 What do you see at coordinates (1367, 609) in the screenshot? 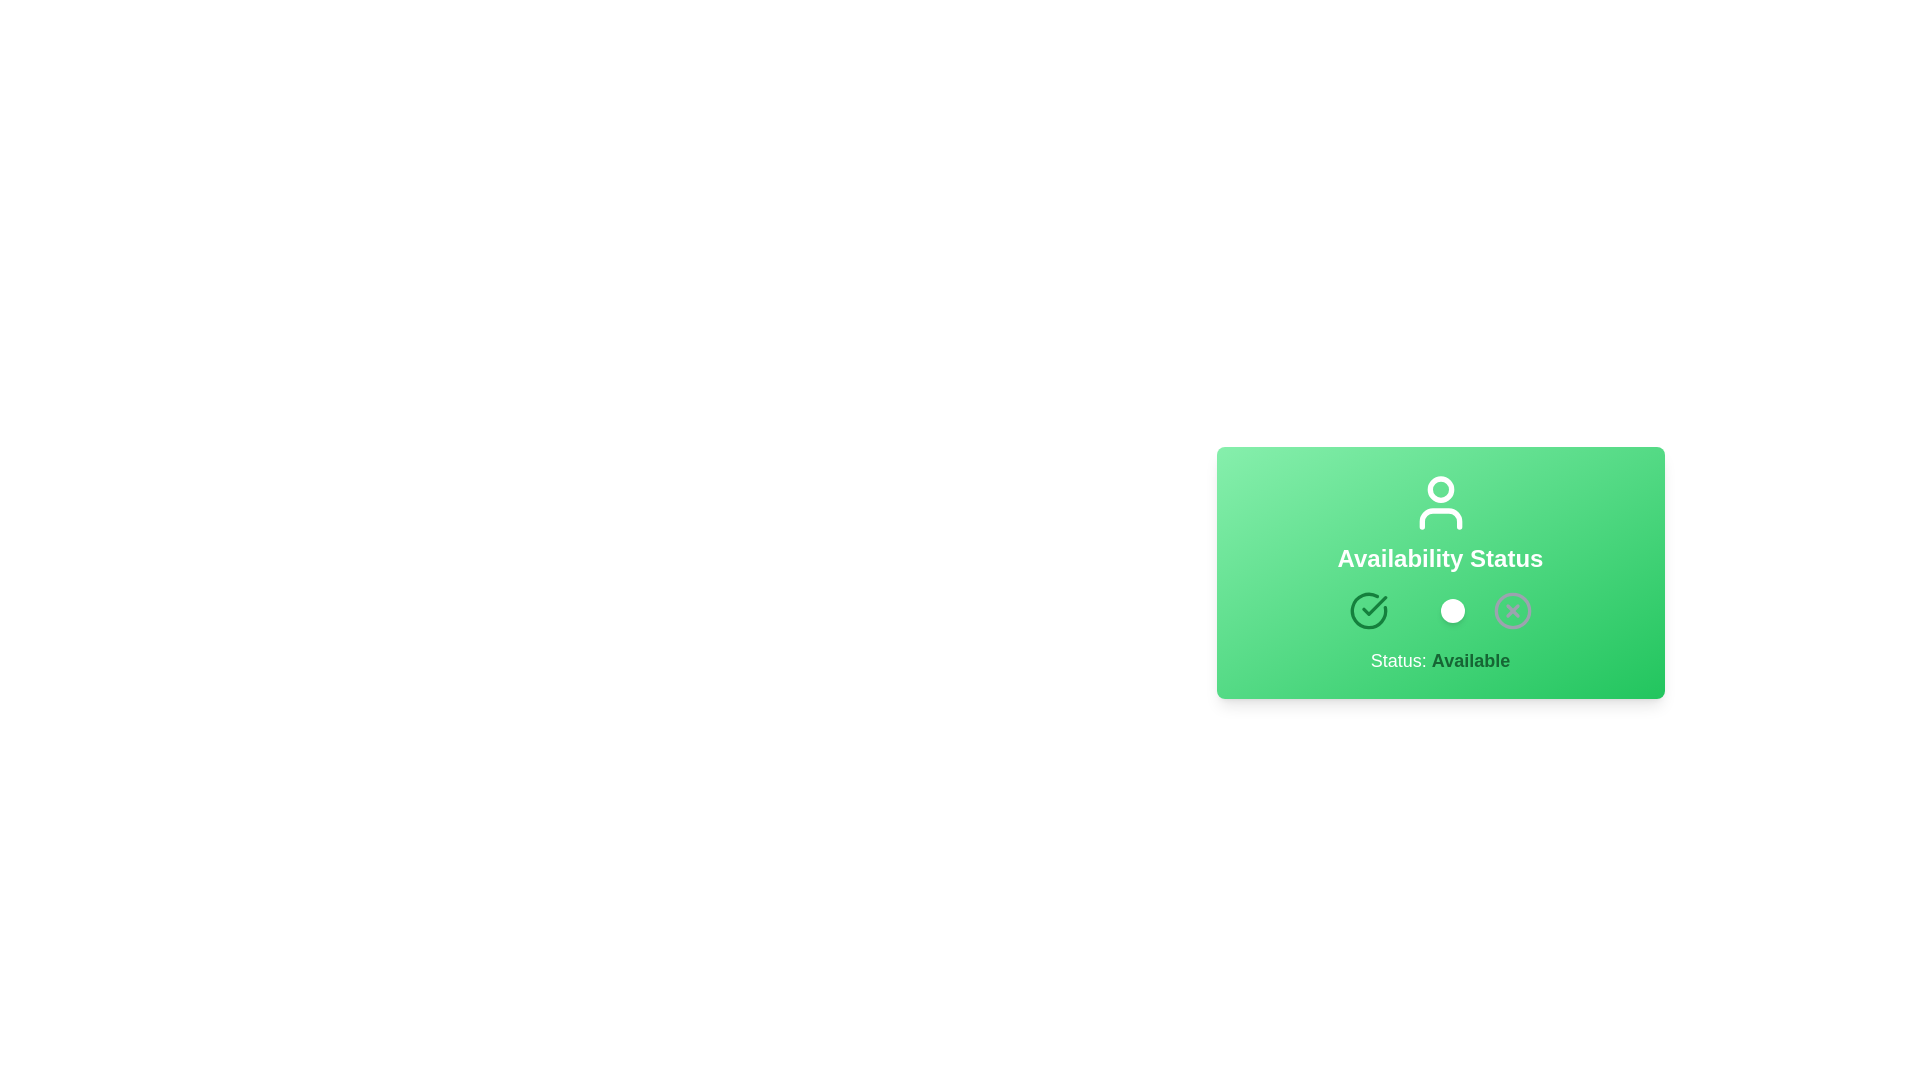
I see `the circular check mark icon within the green card interface, located beneath 'Availability Status' and above 'Status: Available'` at bounding box center [1367, 609].